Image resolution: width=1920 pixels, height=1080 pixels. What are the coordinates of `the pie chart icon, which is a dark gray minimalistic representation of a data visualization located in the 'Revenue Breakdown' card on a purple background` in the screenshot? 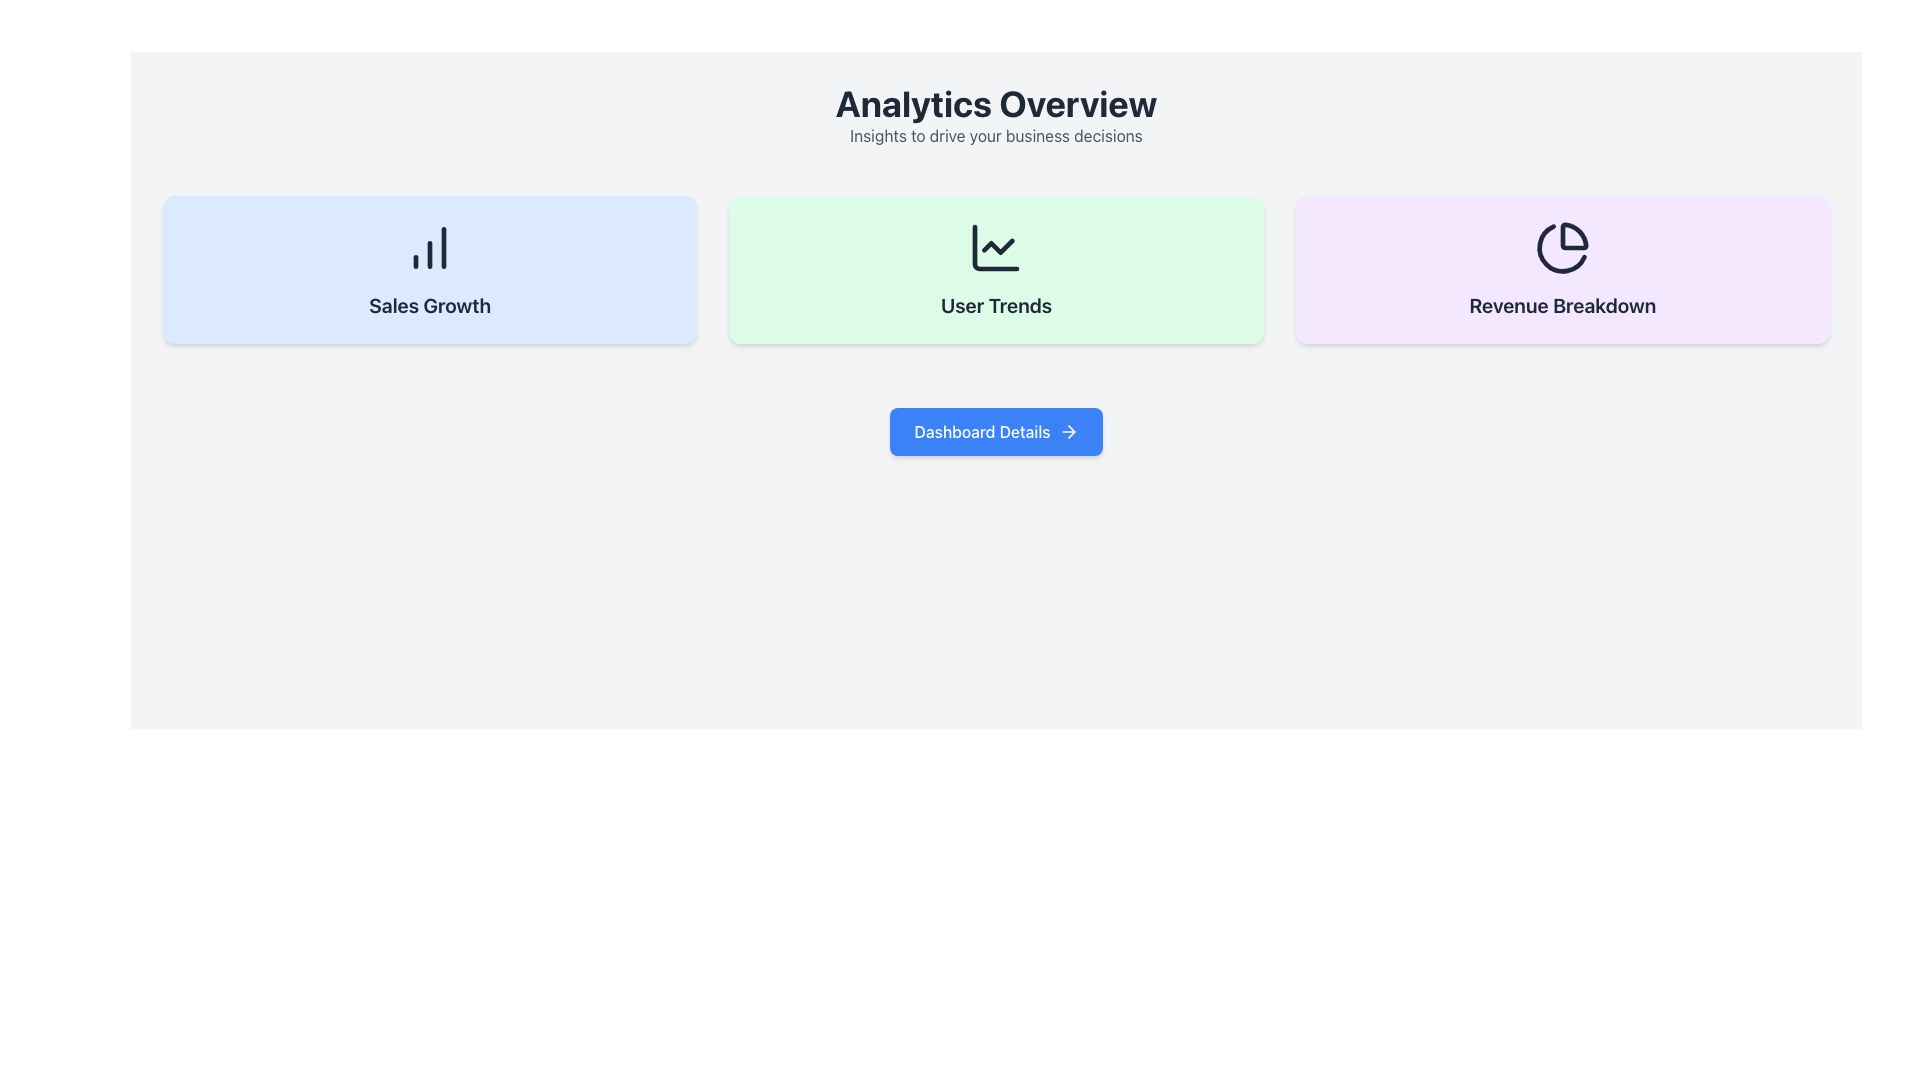 It's located at (1561, 246).